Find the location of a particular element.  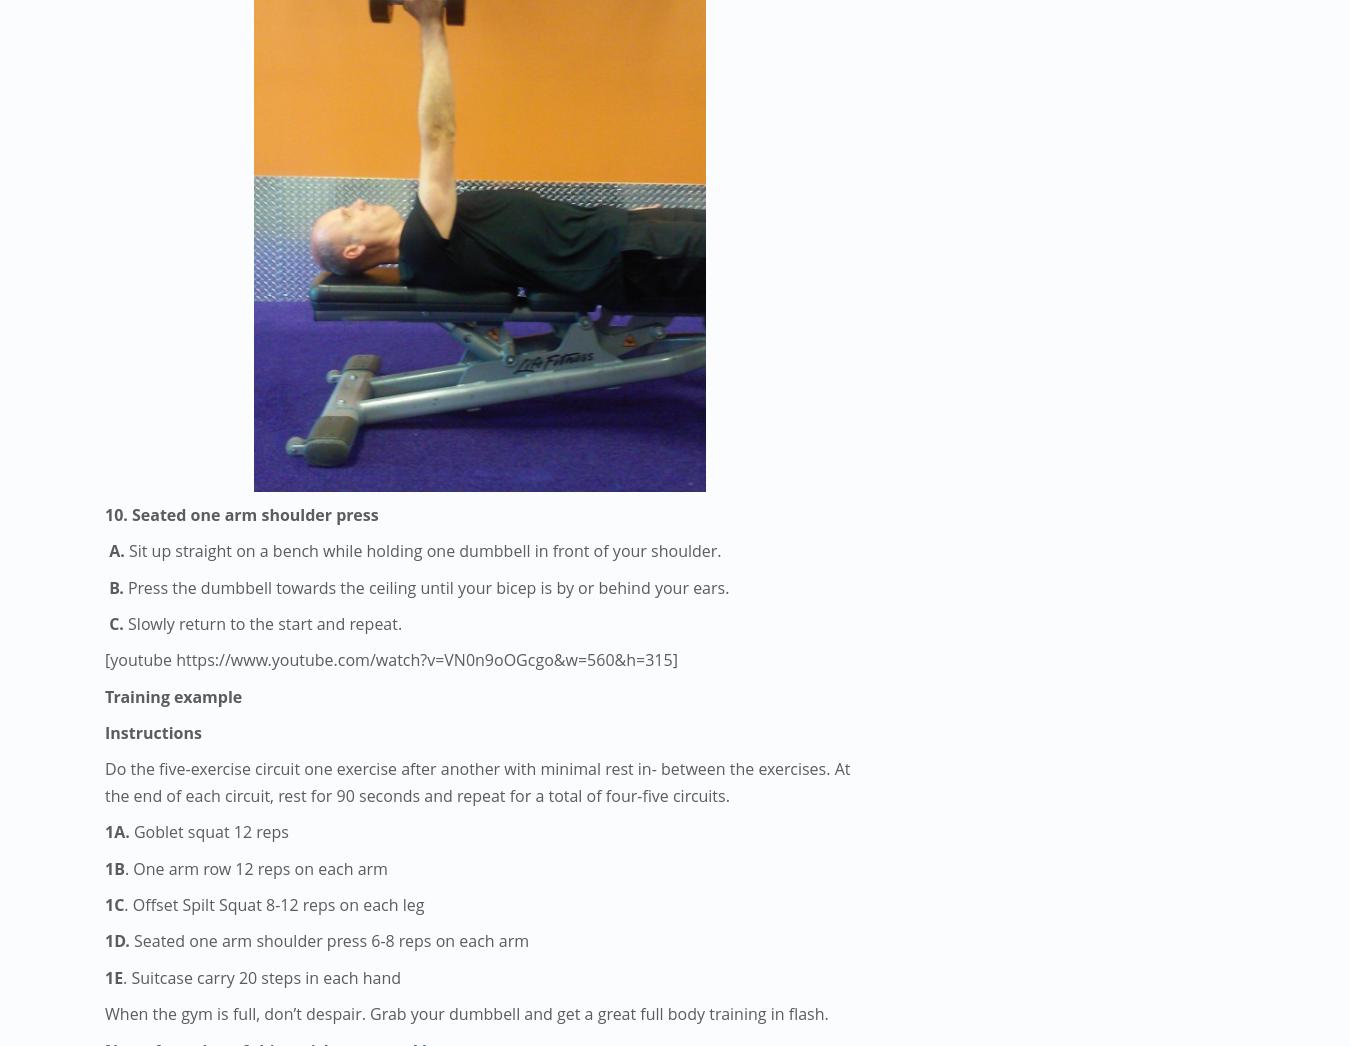

'1B' is located at coordinates (104, 866).